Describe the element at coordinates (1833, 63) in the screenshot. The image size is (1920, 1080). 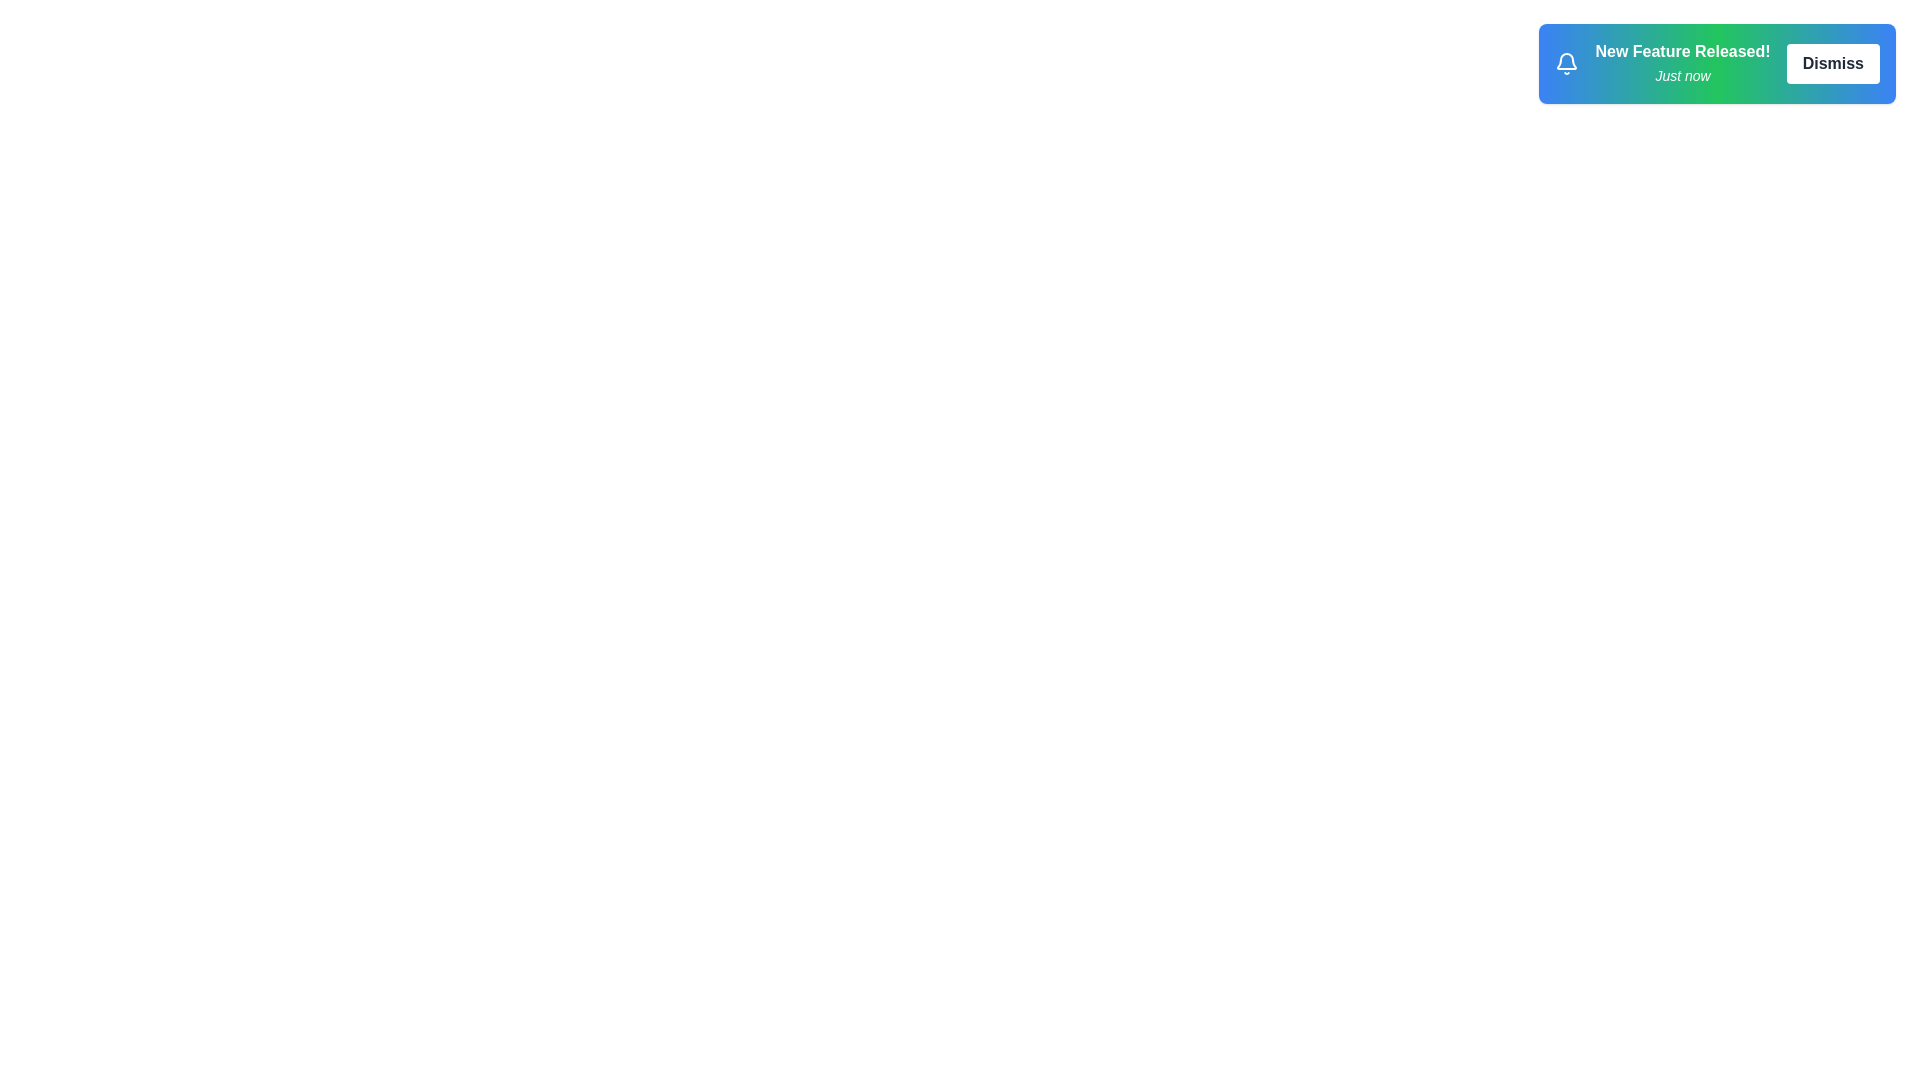
I see `'Dismiss' button to remove the notification` at that location.